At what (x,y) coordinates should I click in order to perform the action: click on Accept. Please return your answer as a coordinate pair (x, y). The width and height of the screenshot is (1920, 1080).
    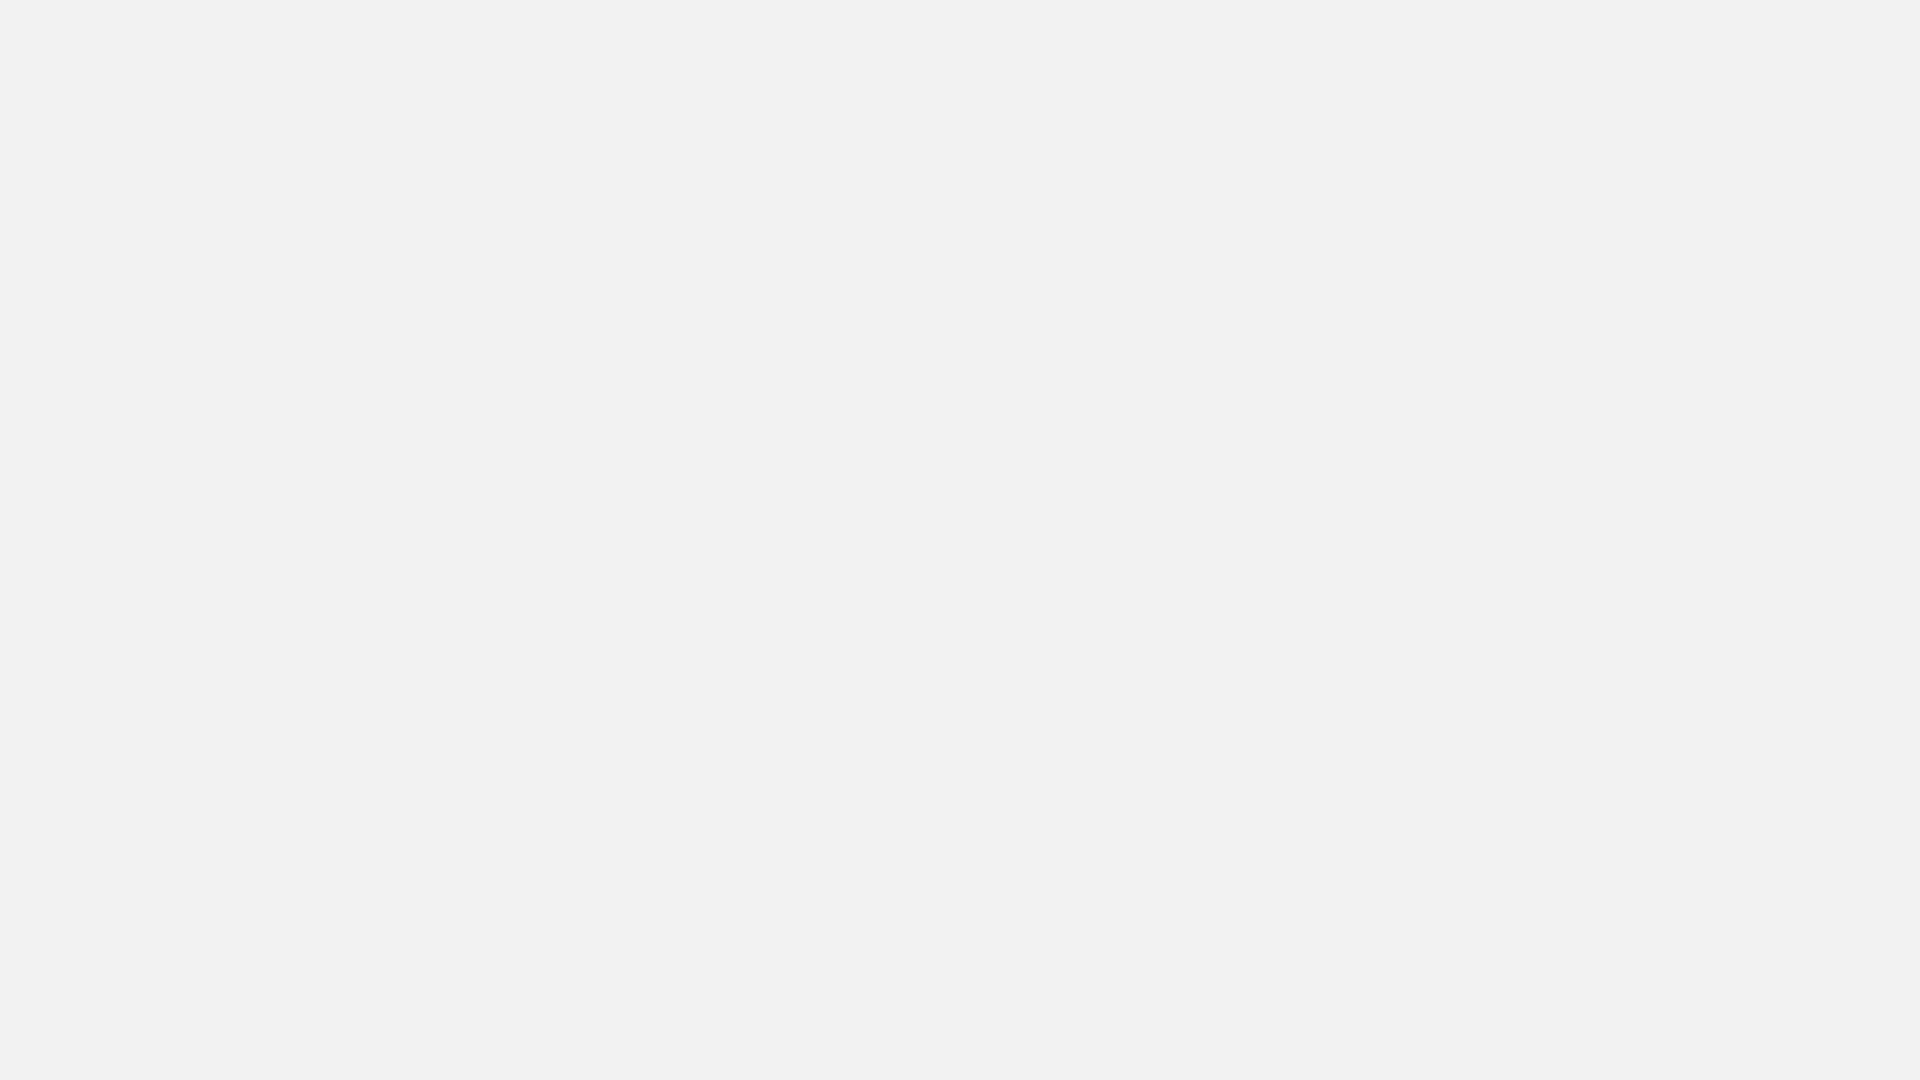
    Looking at the image, I should click on (1502, 1018).